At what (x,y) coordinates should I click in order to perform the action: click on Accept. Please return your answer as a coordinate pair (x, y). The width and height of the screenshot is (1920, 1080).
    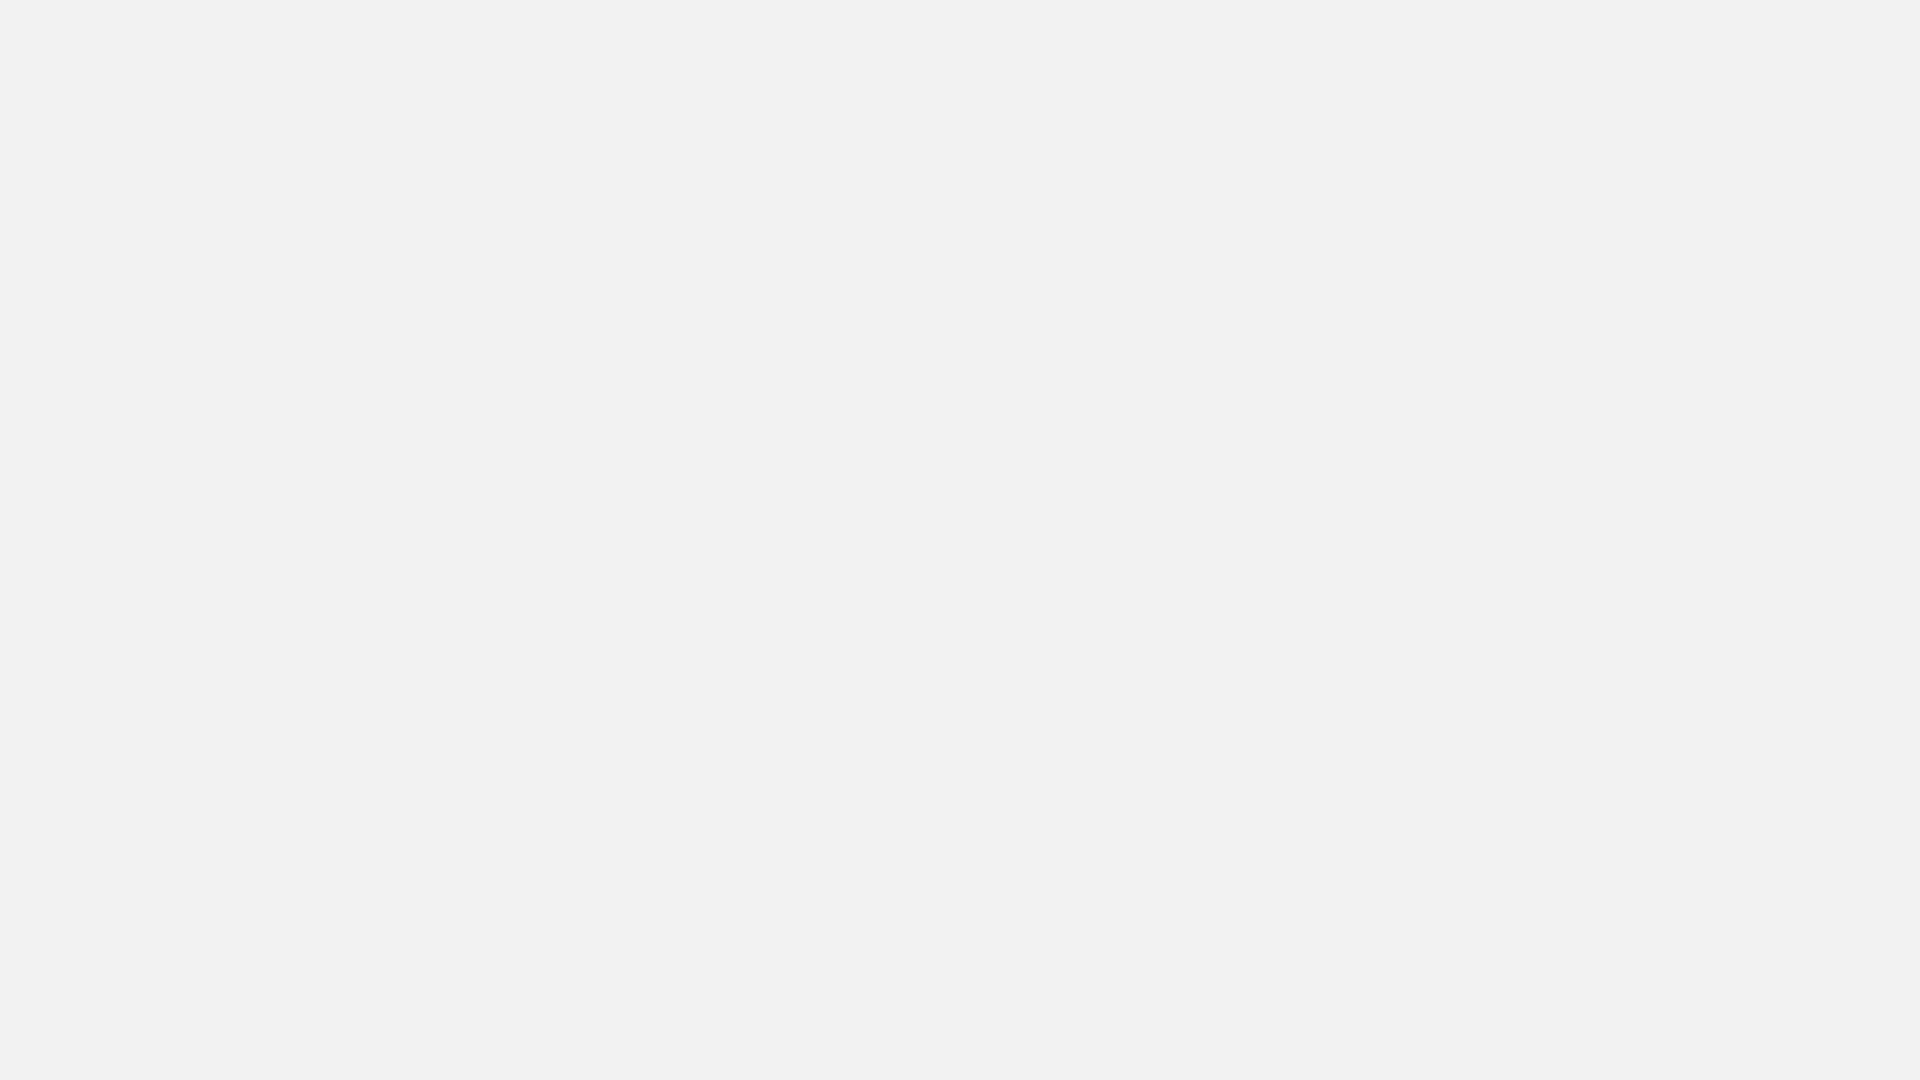
    Looking at the image, I should click on (1502, 1018).